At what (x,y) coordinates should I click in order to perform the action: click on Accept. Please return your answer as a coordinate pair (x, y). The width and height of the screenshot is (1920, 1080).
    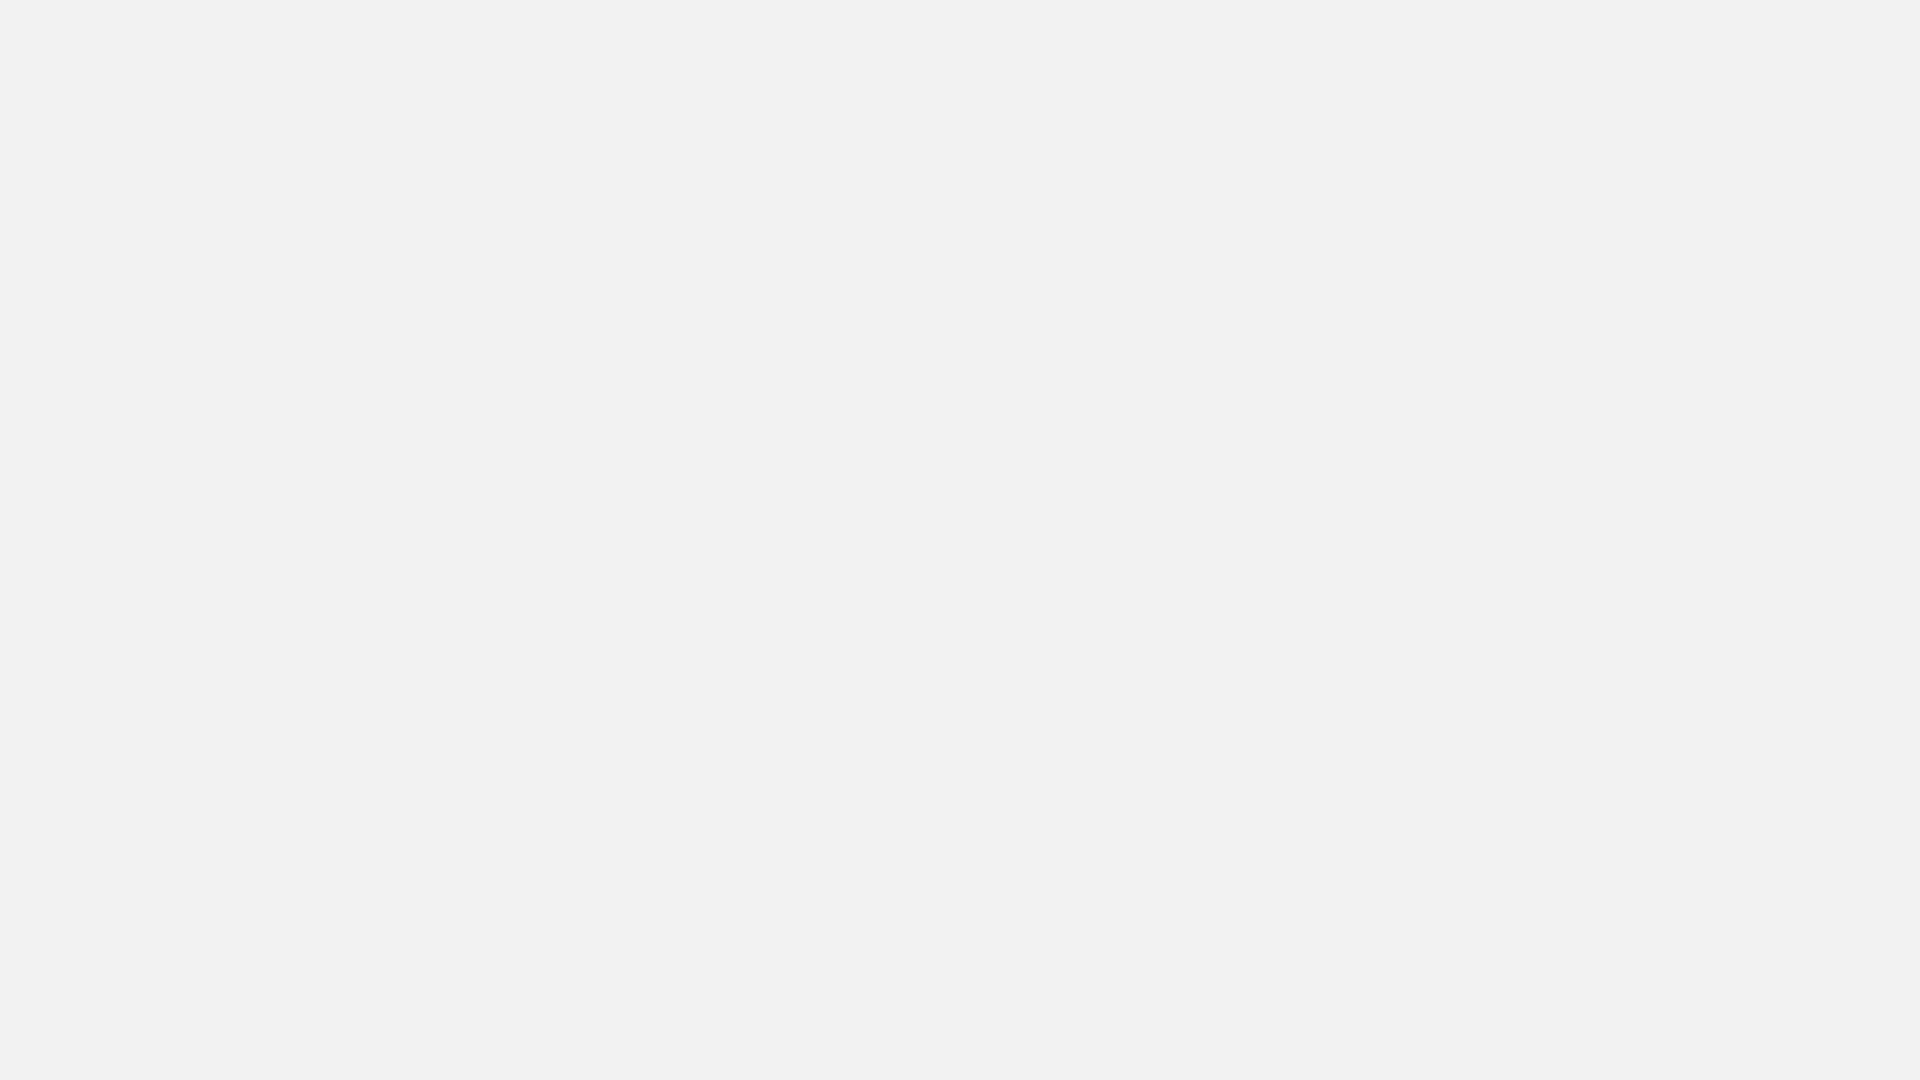
    Looking at the image, I should click on (1502, 1018).